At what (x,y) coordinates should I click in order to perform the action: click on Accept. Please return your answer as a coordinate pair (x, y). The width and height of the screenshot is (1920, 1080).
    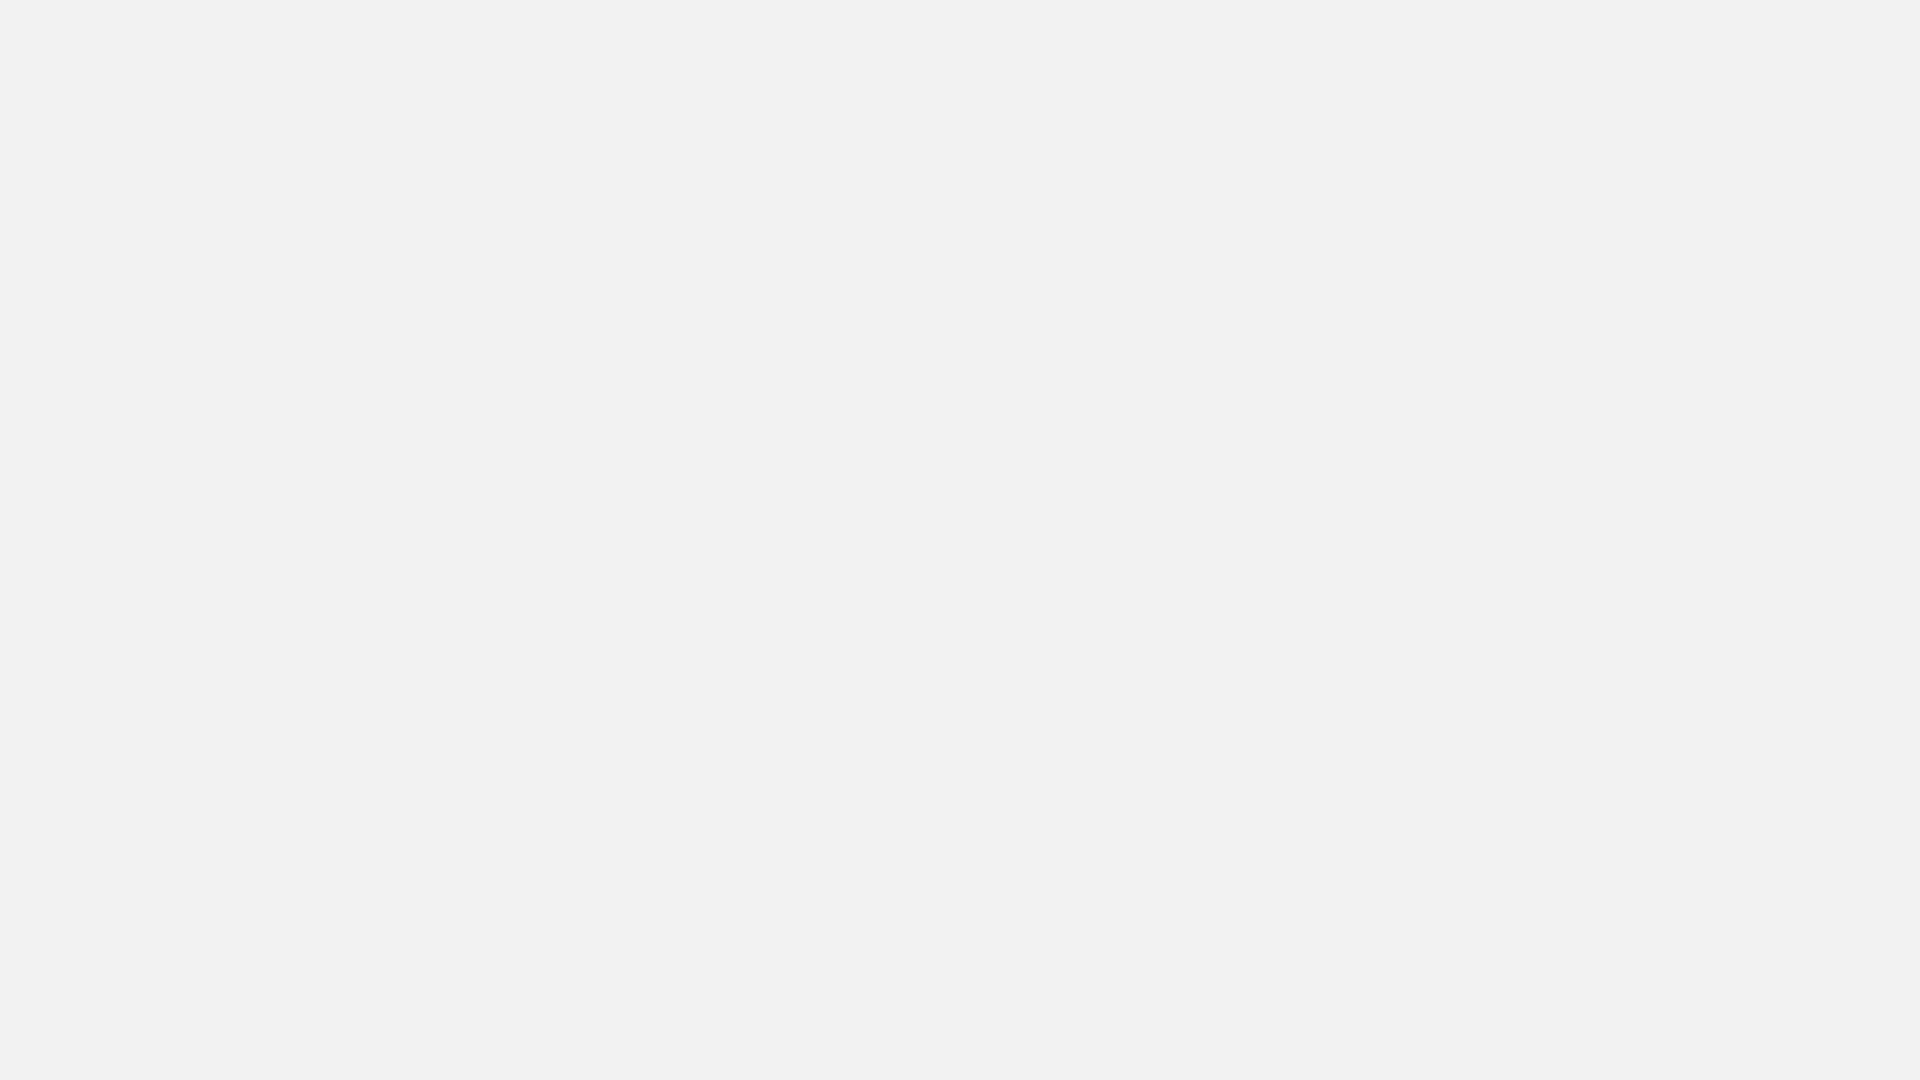
    Looking at the image, I should click on (1502, 1018).